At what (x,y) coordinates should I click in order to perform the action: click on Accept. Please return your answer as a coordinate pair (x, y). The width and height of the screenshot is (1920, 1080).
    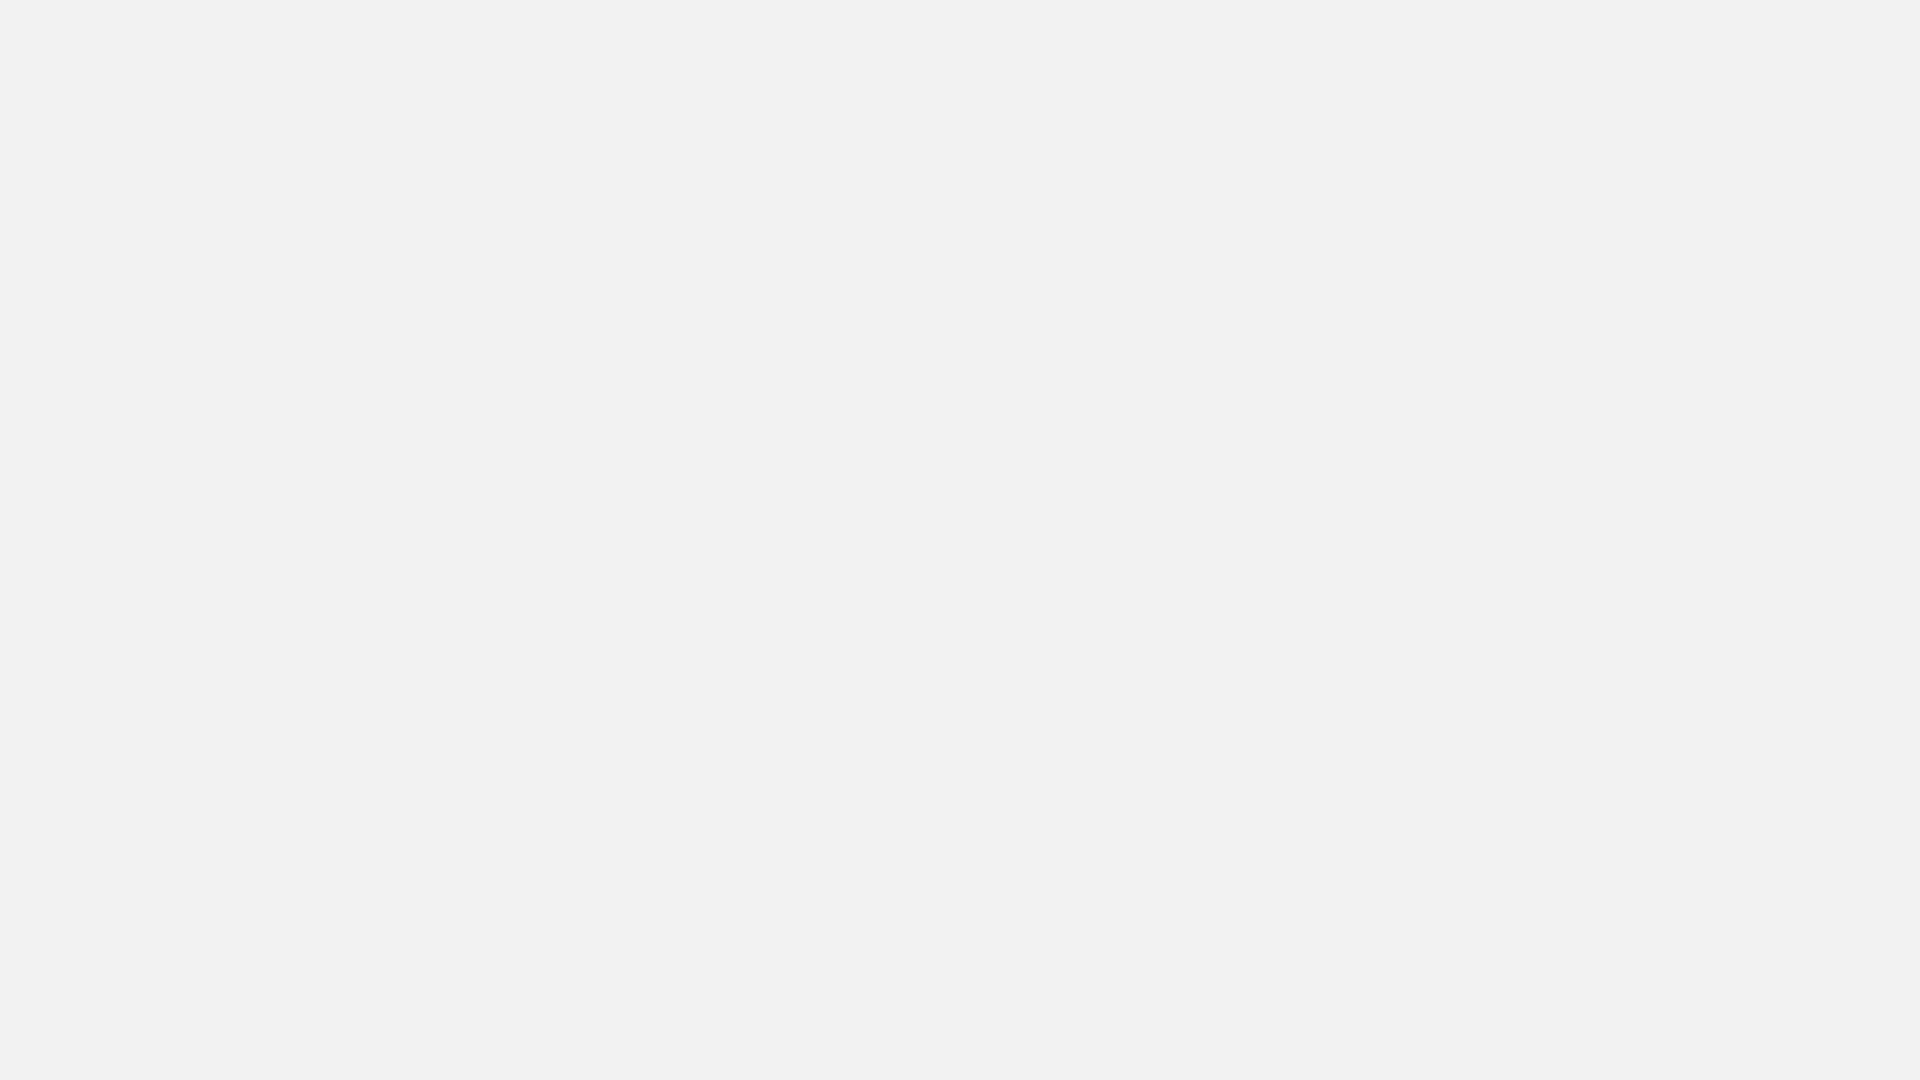
    Looking at the image, I should click on (1502, 1018).